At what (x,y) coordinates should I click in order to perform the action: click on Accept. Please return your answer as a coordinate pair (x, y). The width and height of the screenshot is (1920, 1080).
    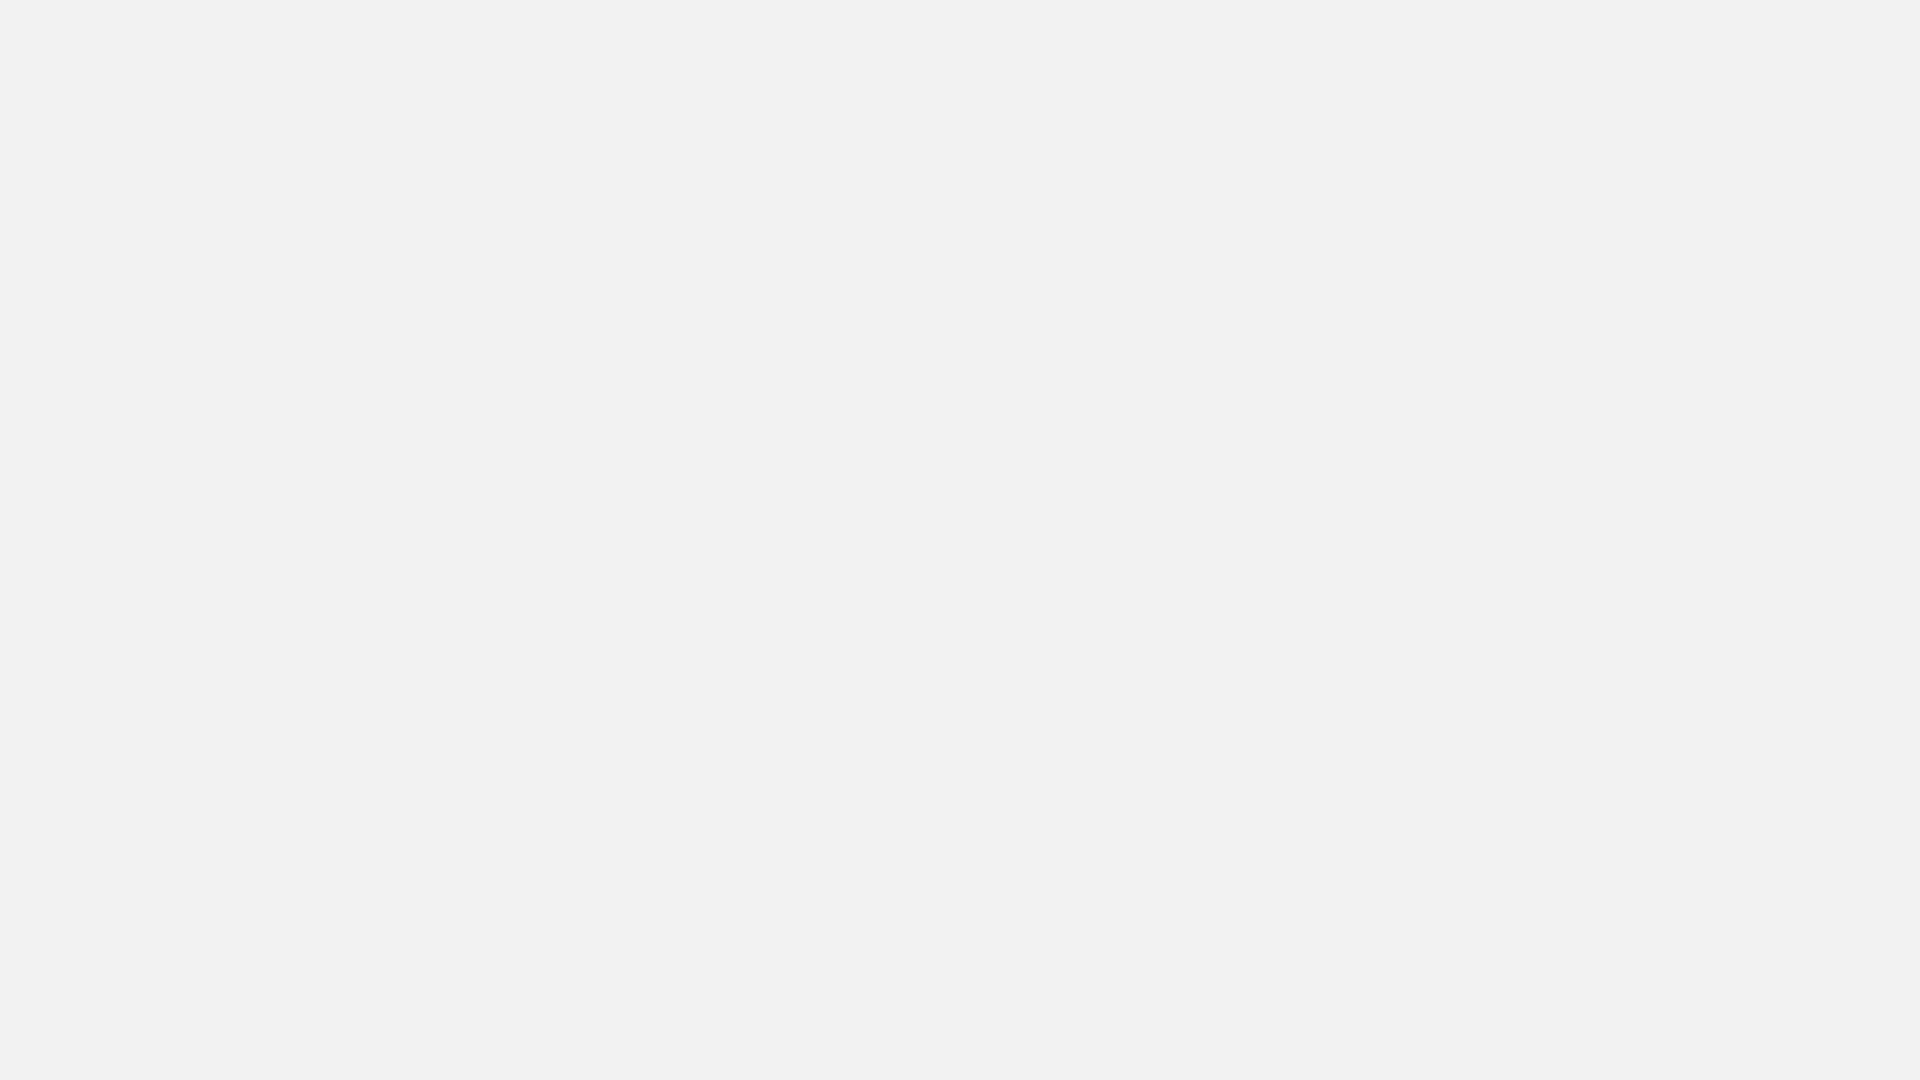
    Looking at the image, I should click on (1502, 1018).